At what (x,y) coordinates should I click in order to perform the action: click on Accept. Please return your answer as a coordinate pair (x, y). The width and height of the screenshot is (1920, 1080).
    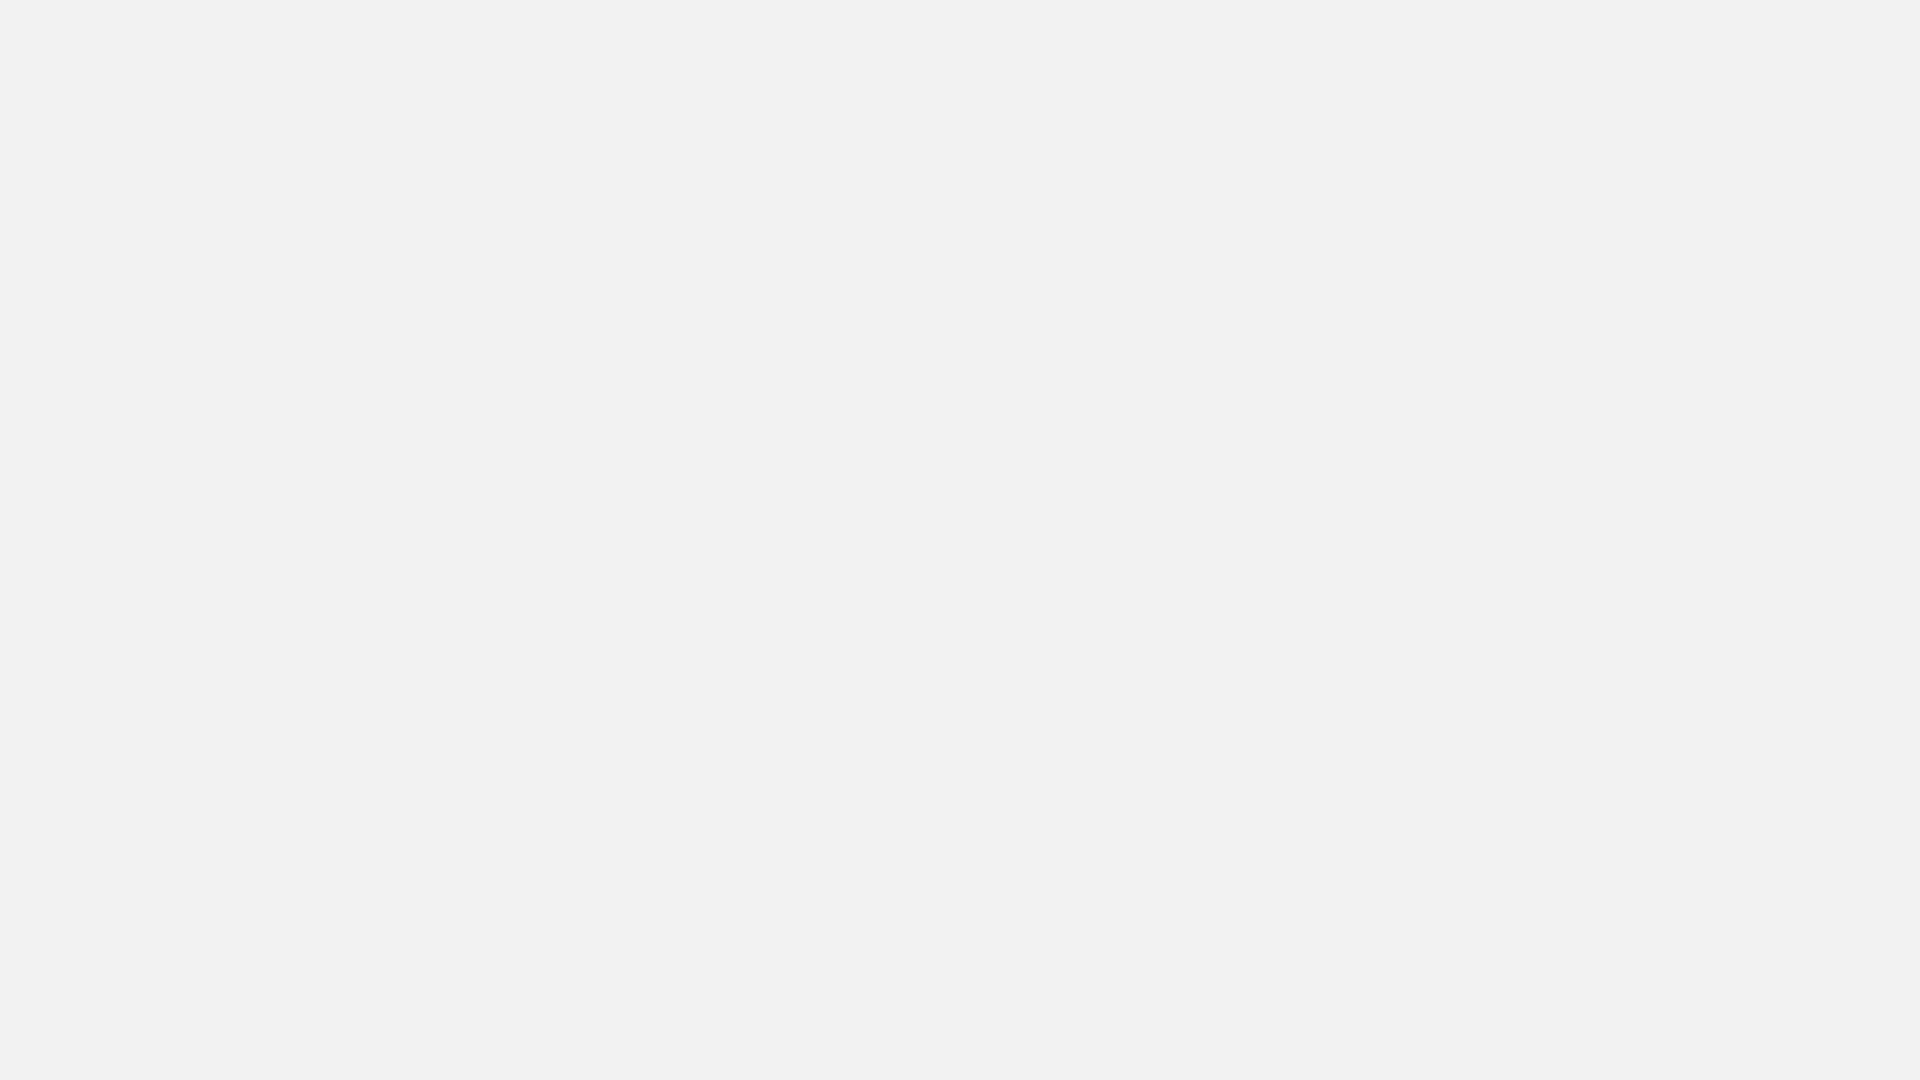
    Looking at the image, I should click on (1502, 1018).